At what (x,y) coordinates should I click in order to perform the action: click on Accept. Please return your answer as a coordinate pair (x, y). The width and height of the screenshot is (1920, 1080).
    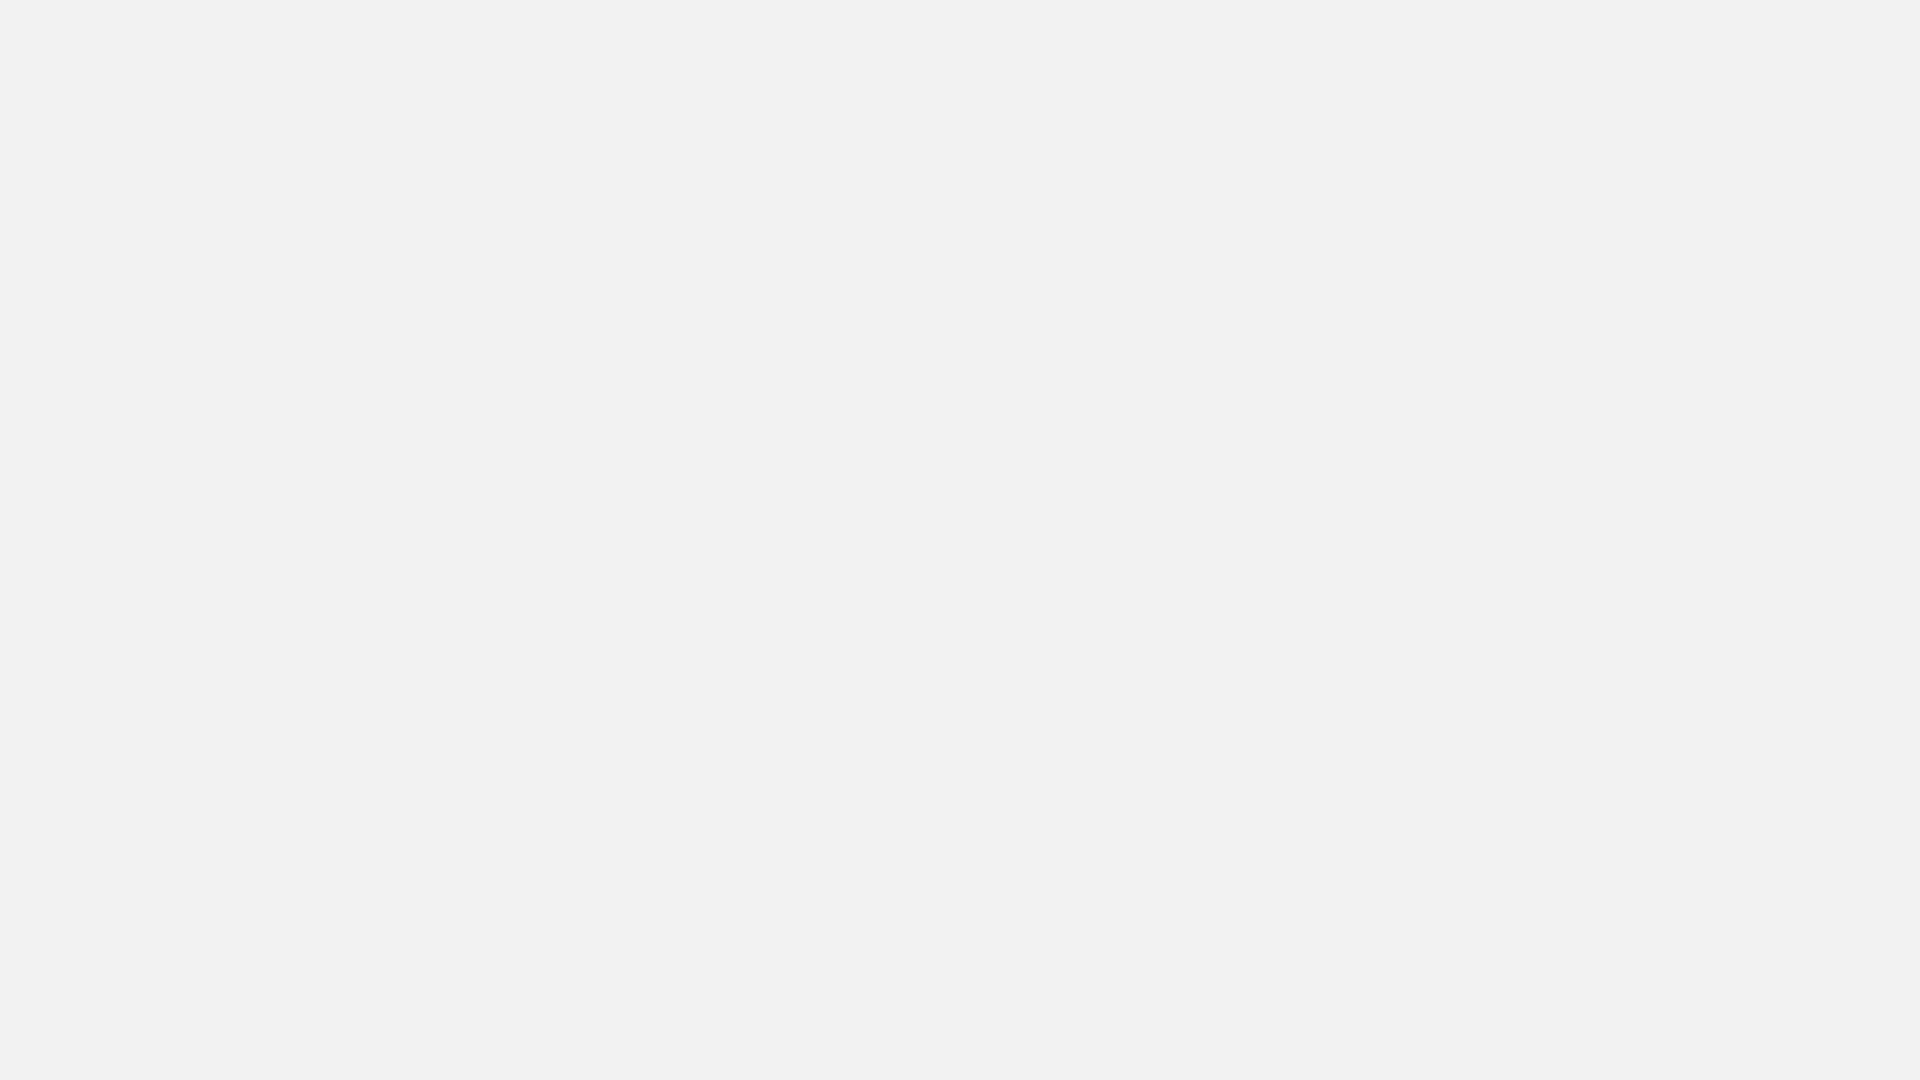
    Looking at the image, I should click on (1502, 1018).